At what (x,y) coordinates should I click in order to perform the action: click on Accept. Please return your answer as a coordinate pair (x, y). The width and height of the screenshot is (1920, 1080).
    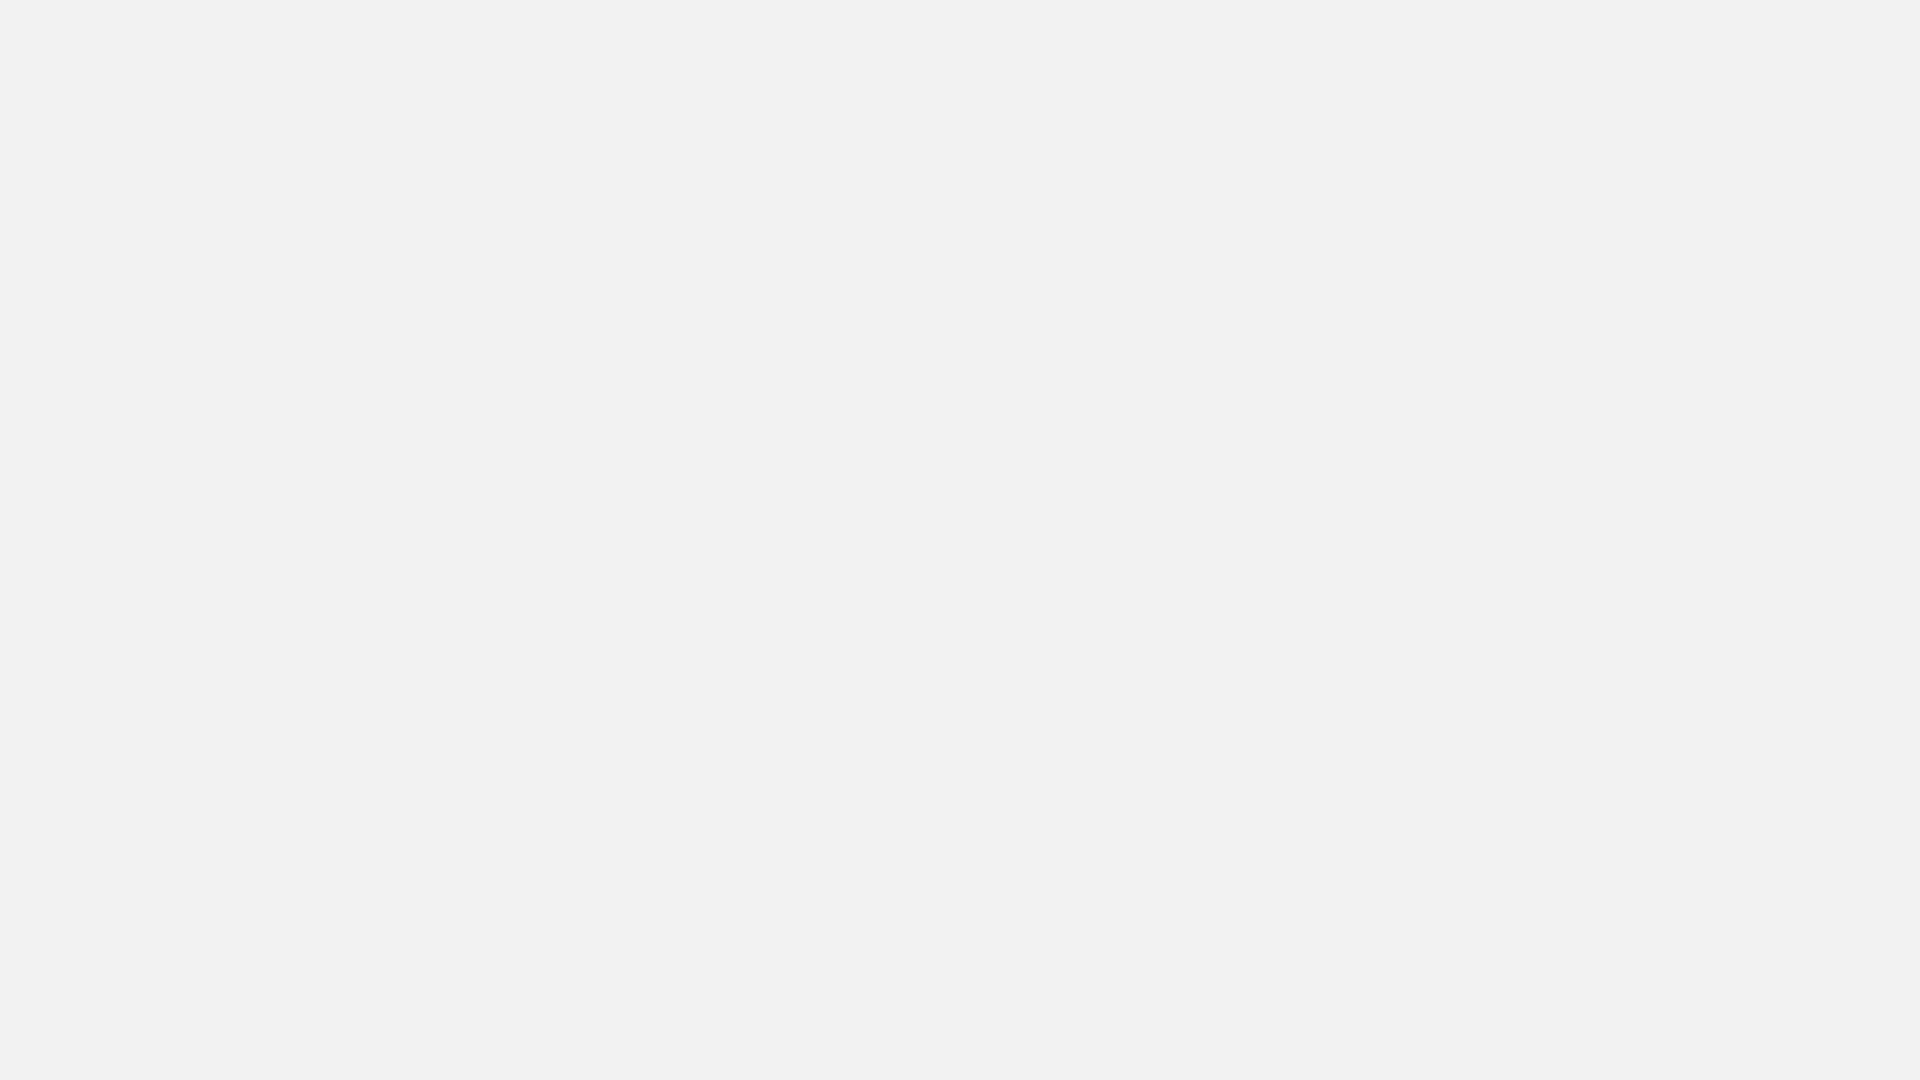
    Looking at the image, I should click on (1502, 1018).